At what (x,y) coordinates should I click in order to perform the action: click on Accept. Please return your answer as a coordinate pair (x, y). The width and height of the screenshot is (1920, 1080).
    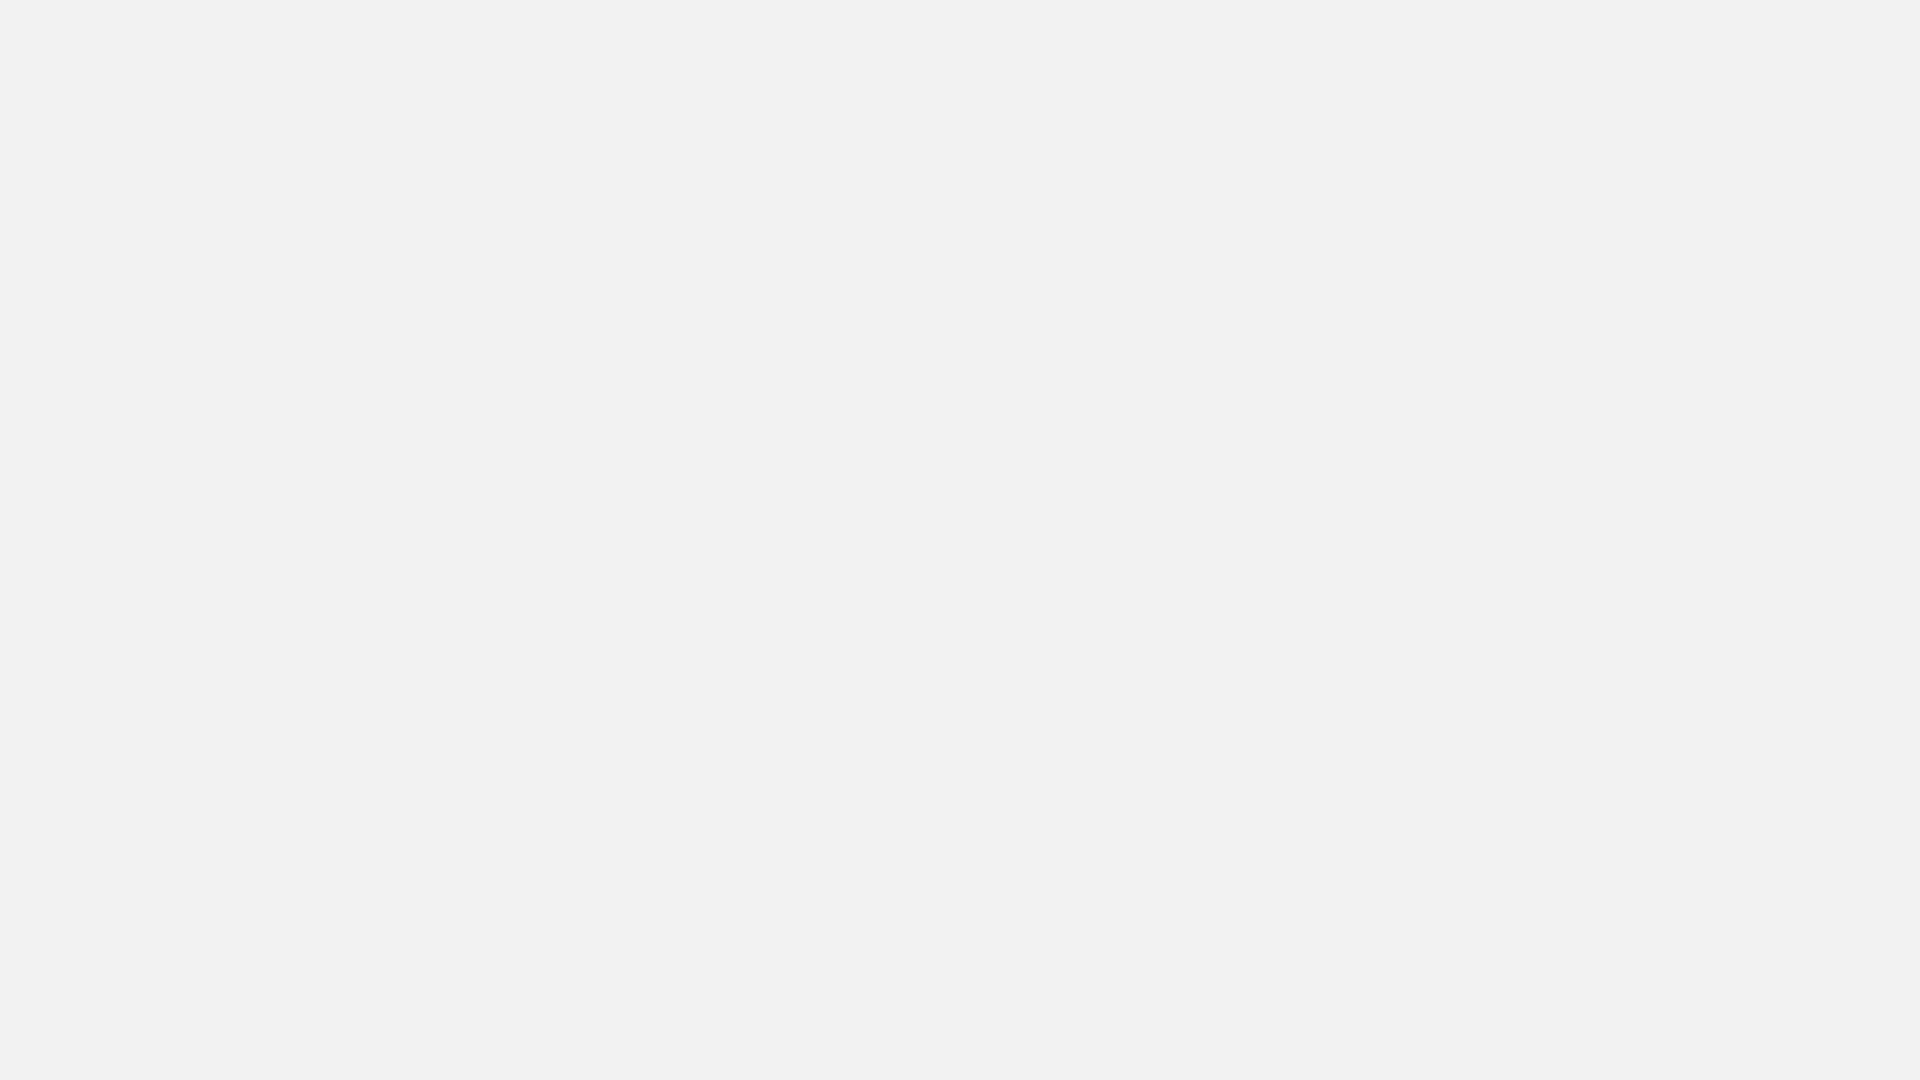
    Looking at the image, I should click on (1502, 1018).